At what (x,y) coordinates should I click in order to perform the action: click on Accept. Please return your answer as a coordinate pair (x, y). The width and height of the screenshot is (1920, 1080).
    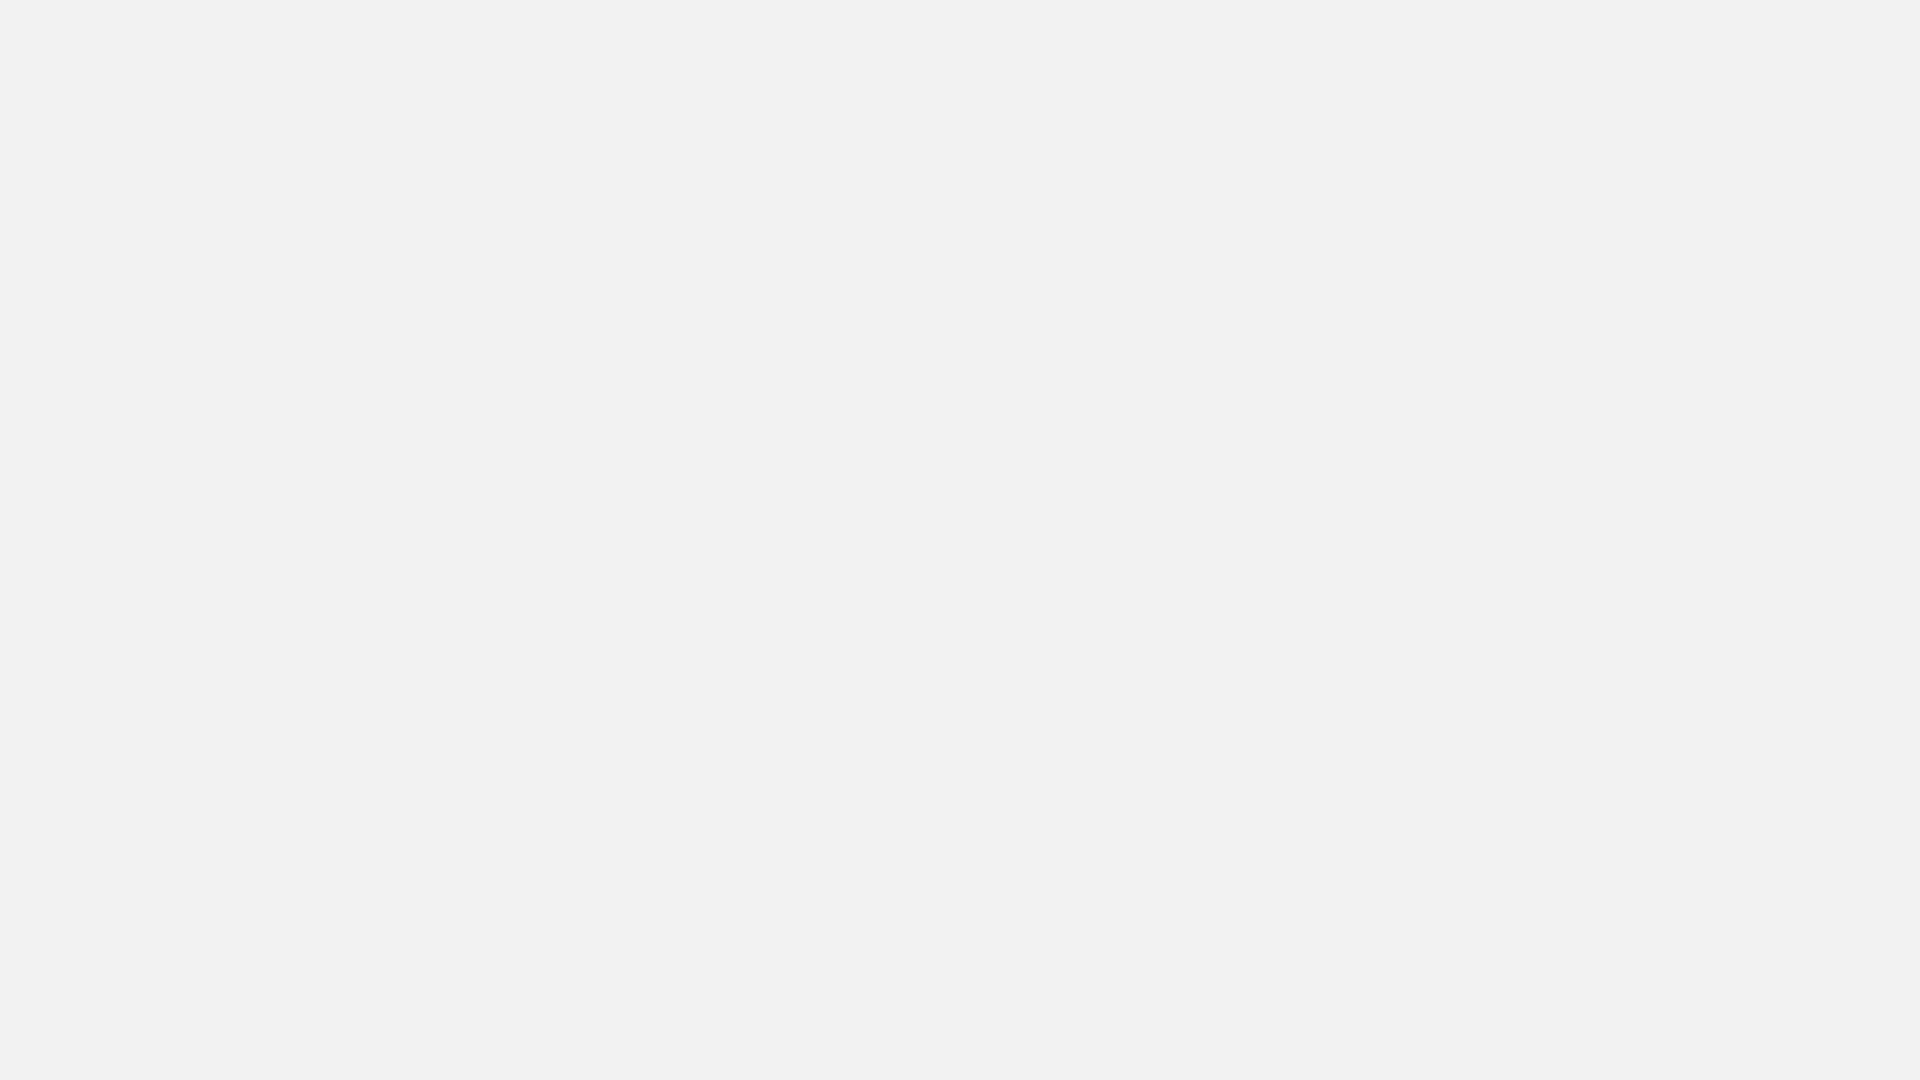
    Looking at the image, I should click on (1502, 1018).